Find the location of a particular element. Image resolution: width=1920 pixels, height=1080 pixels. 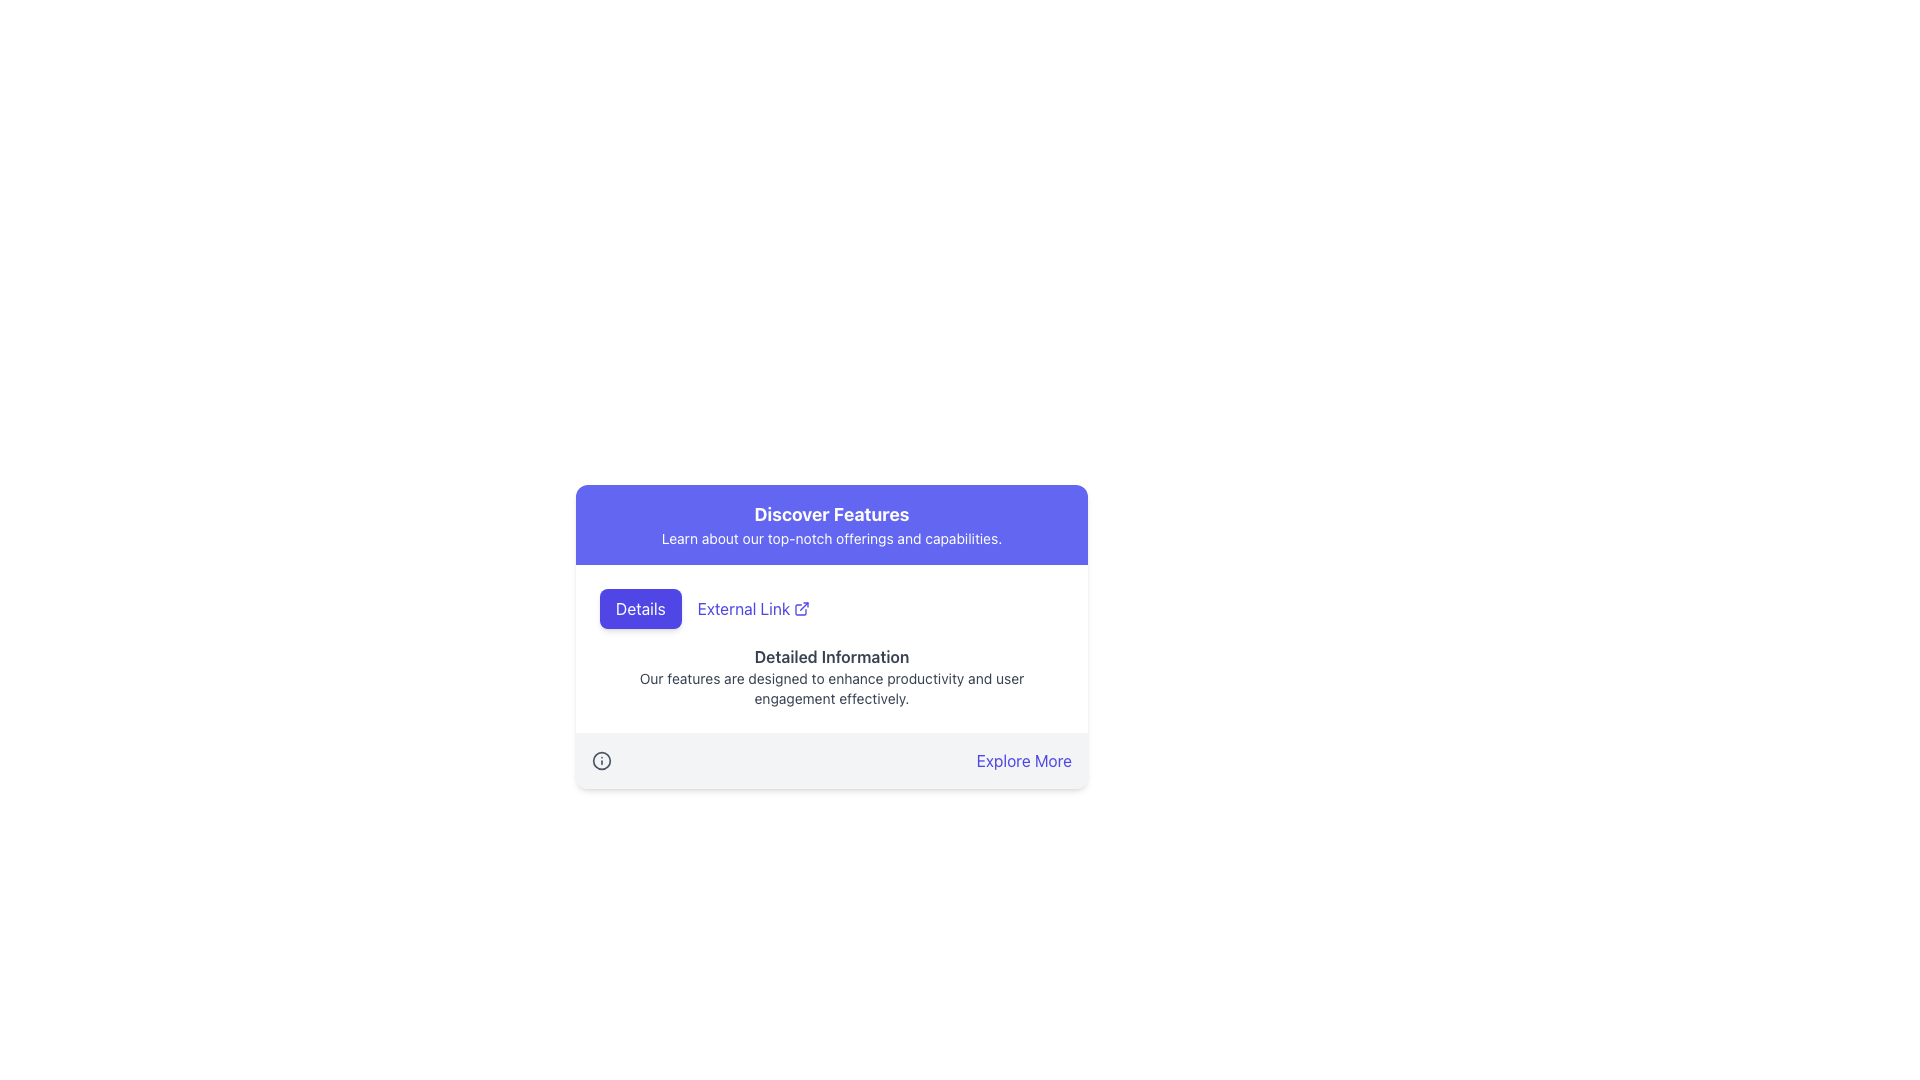

the external link icon located to the right of the 'External Link' text within the clickable button styled as a hyperlink is located at coordinates (802, 608).